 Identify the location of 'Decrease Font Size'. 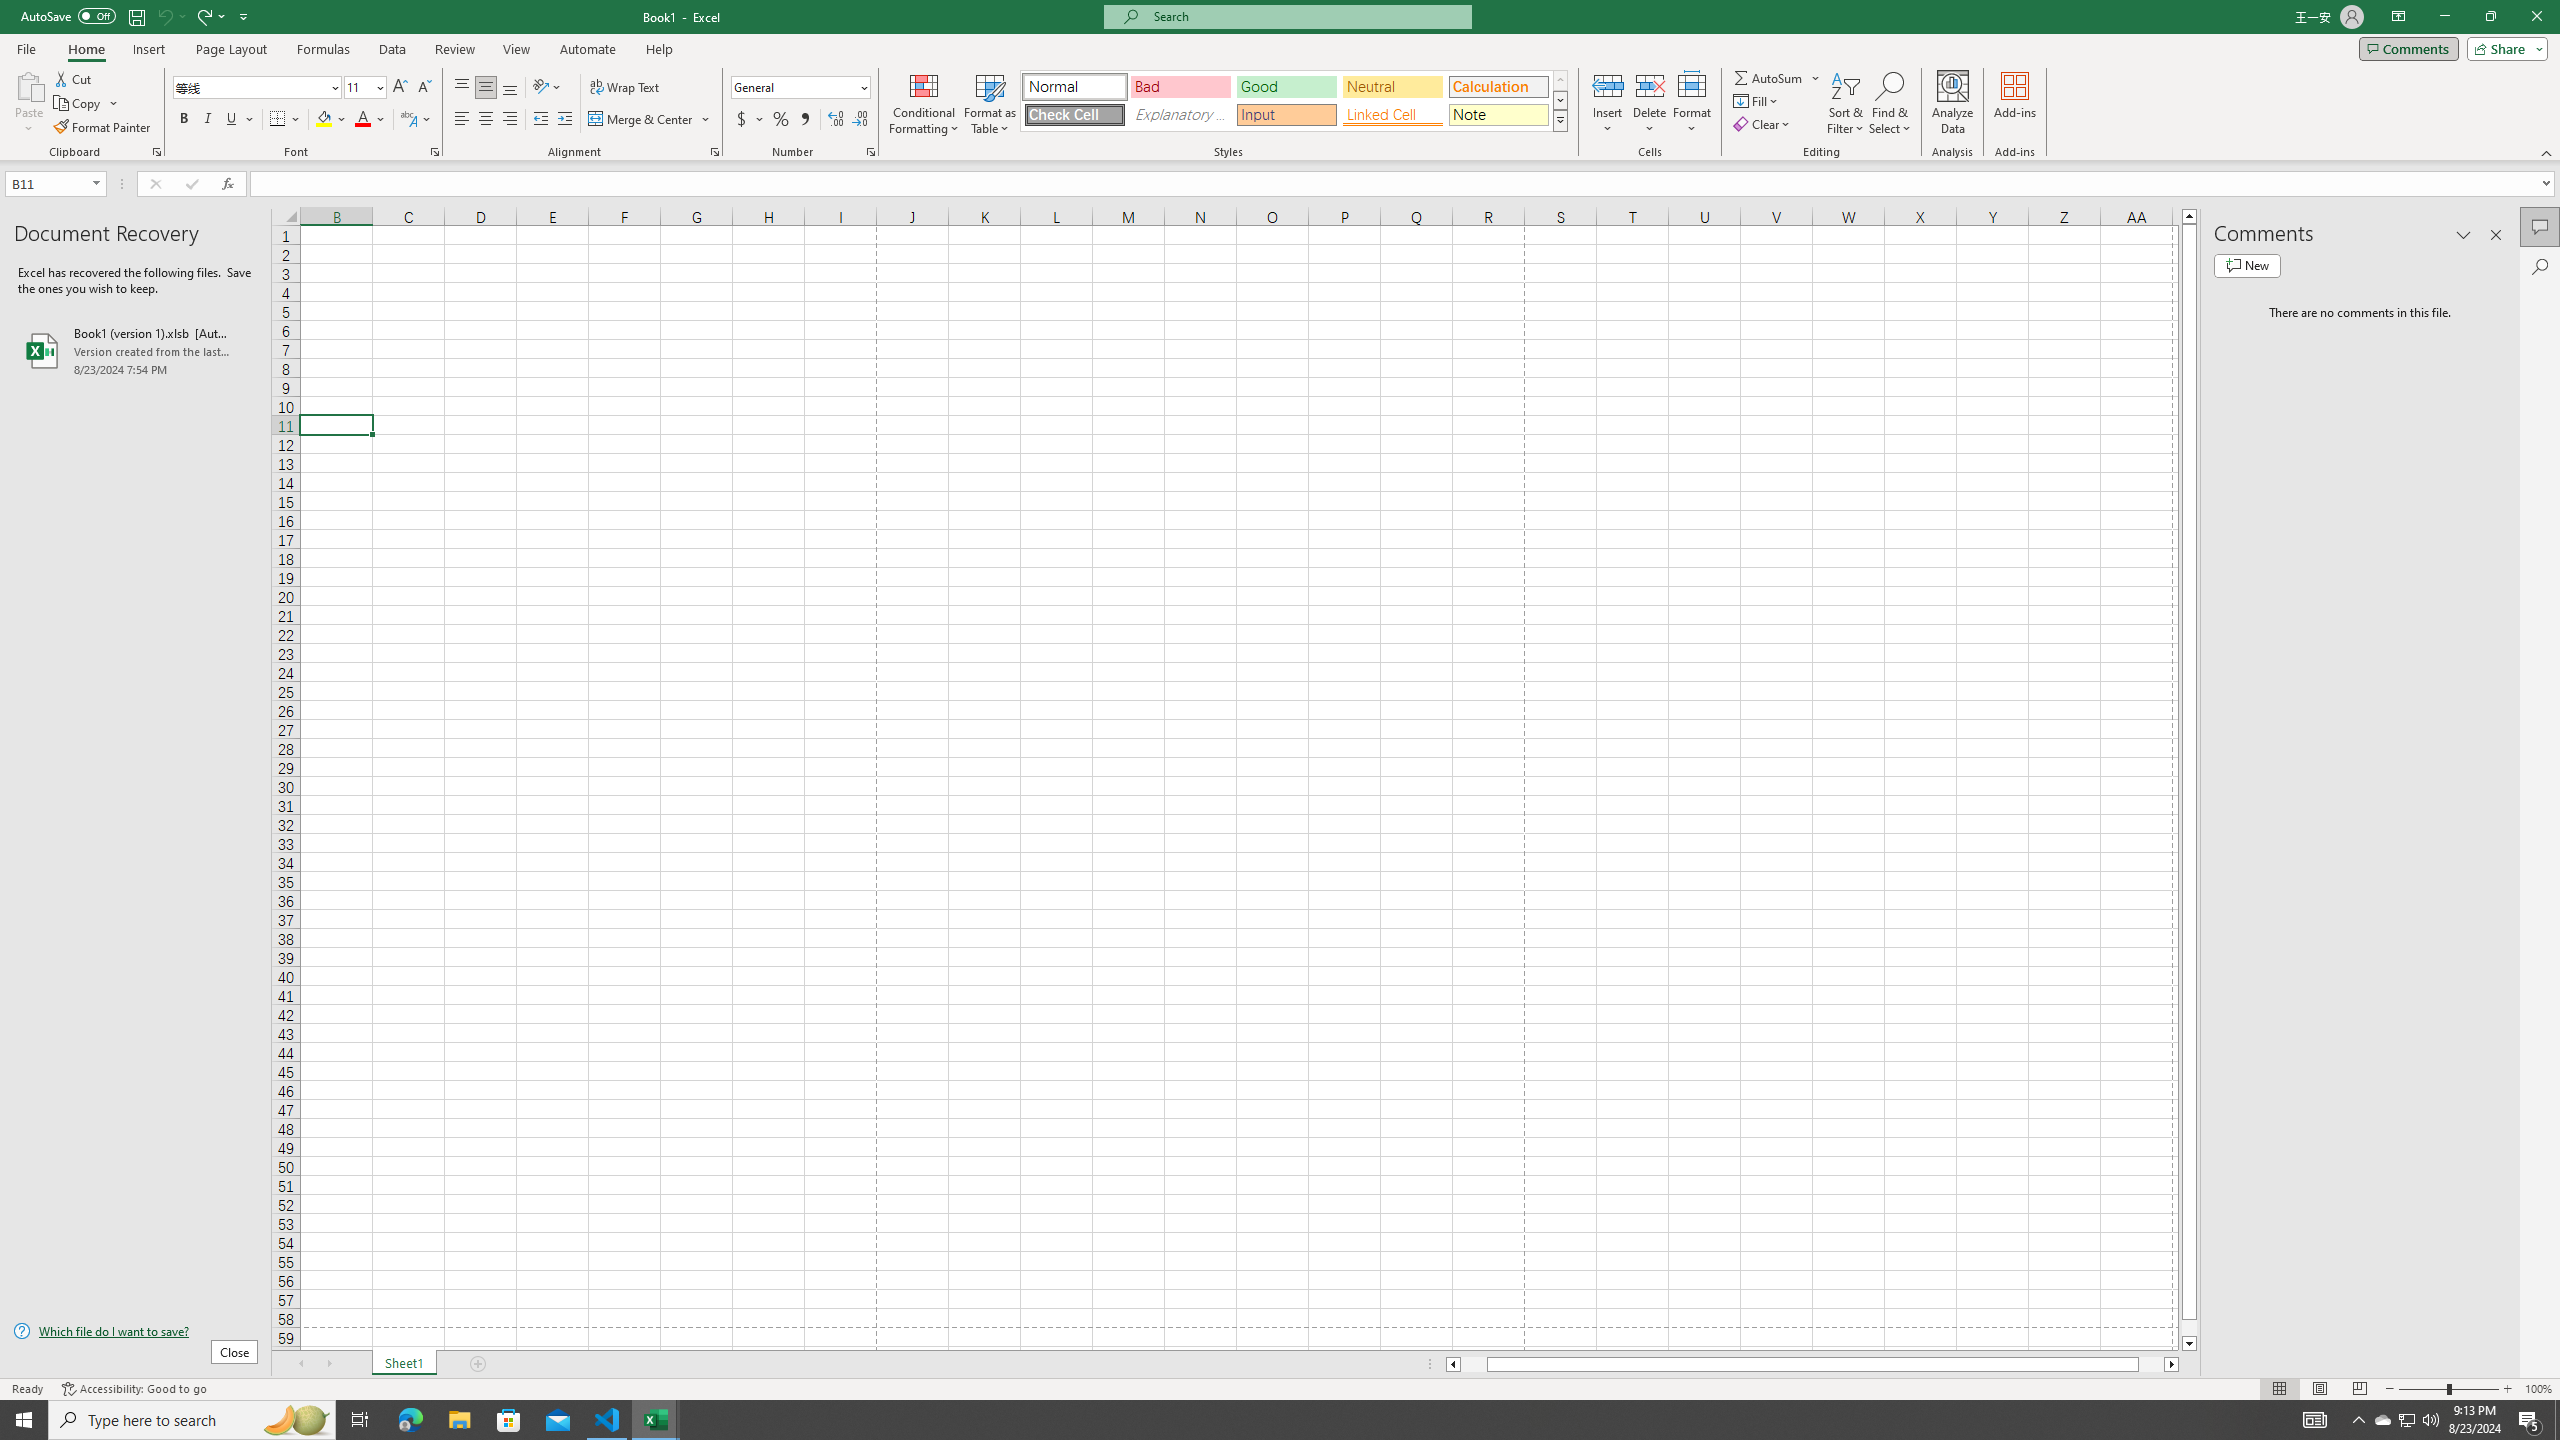
(423, 87).